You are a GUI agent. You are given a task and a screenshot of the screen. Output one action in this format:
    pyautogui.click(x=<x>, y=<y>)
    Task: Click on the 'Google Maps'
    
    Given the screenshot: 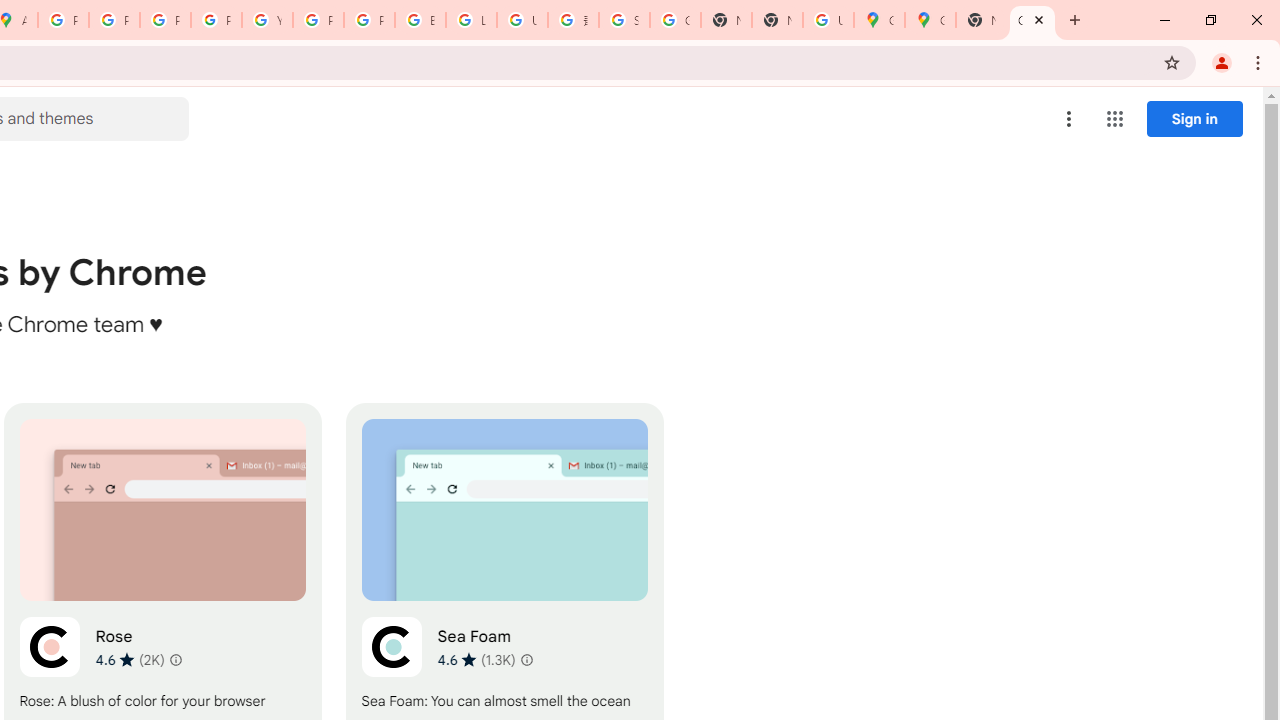 What is the action you would take?
    pyautogui.click(x=879, y=20)
    